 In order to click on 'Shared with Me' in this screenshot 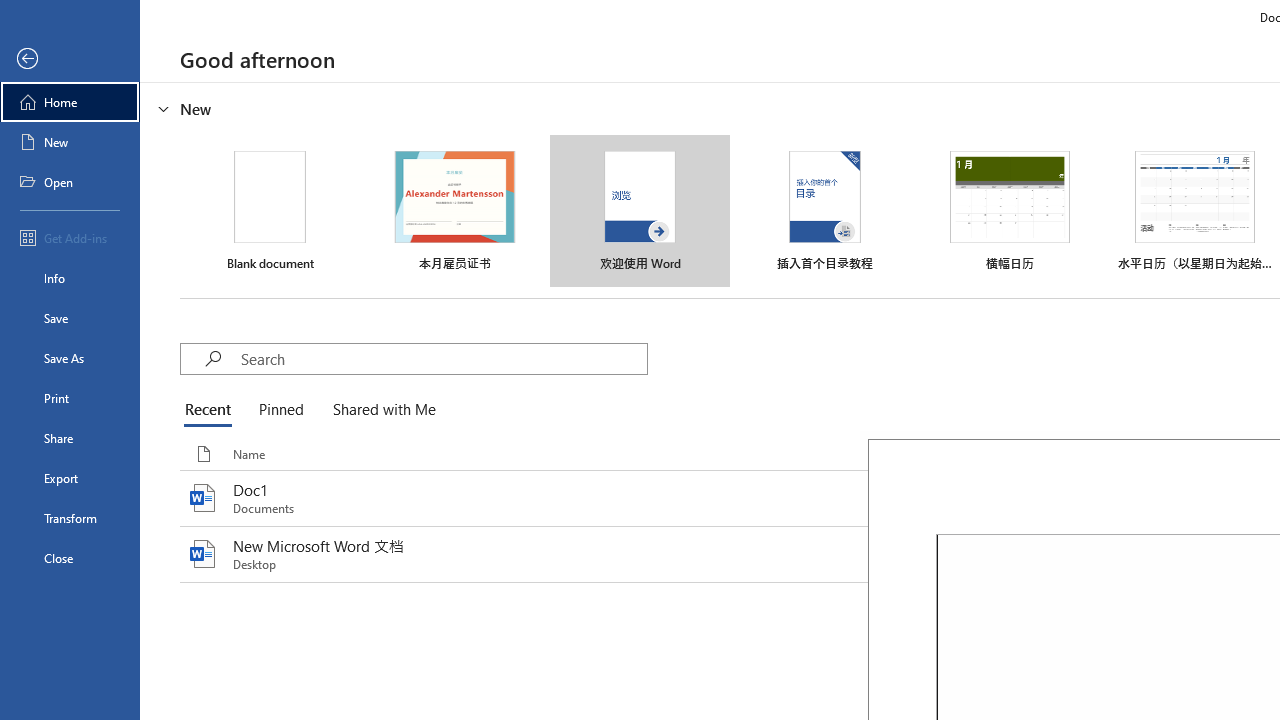, I will do `click(380, 410)`.